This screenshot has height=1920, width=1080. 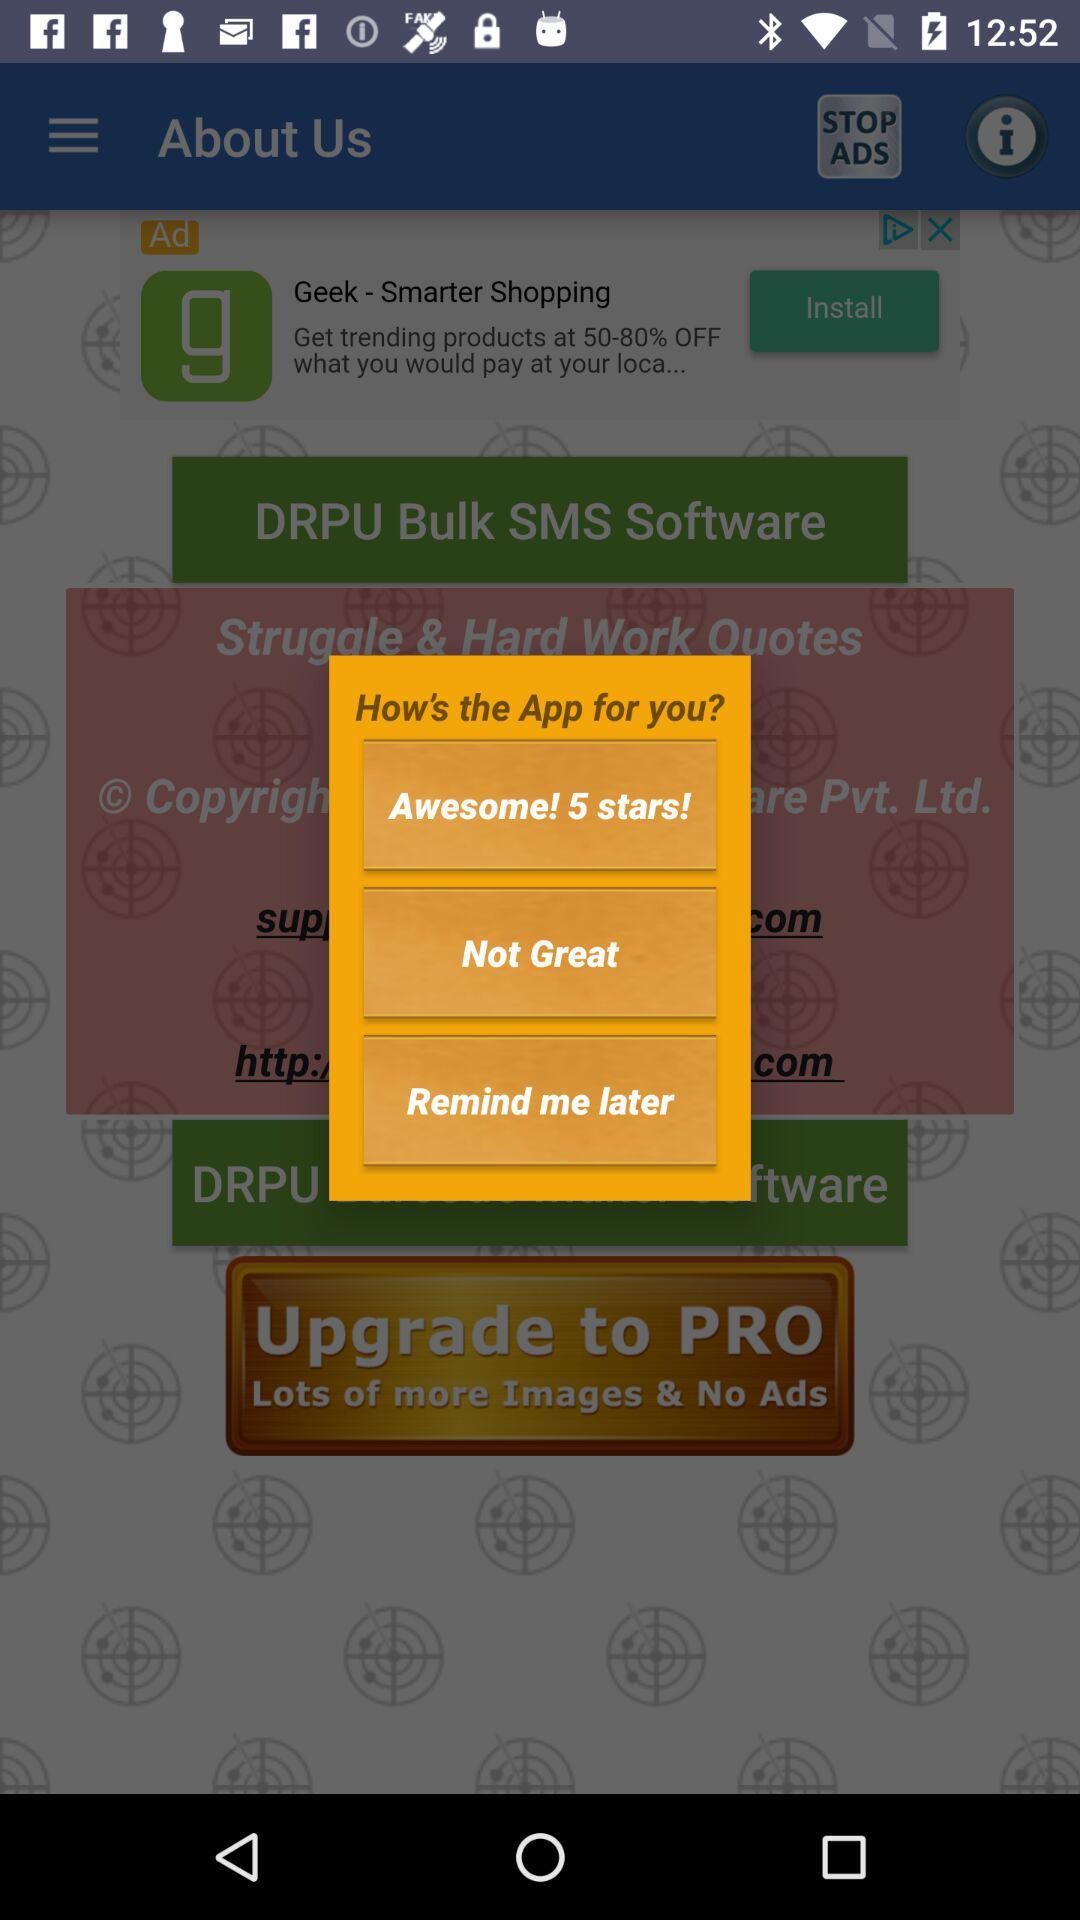 What do you see at coordinates (540, 951) in the screenshot?
I see `item below the awesome! 5 stars! icon` at bounding box center [540, 951].